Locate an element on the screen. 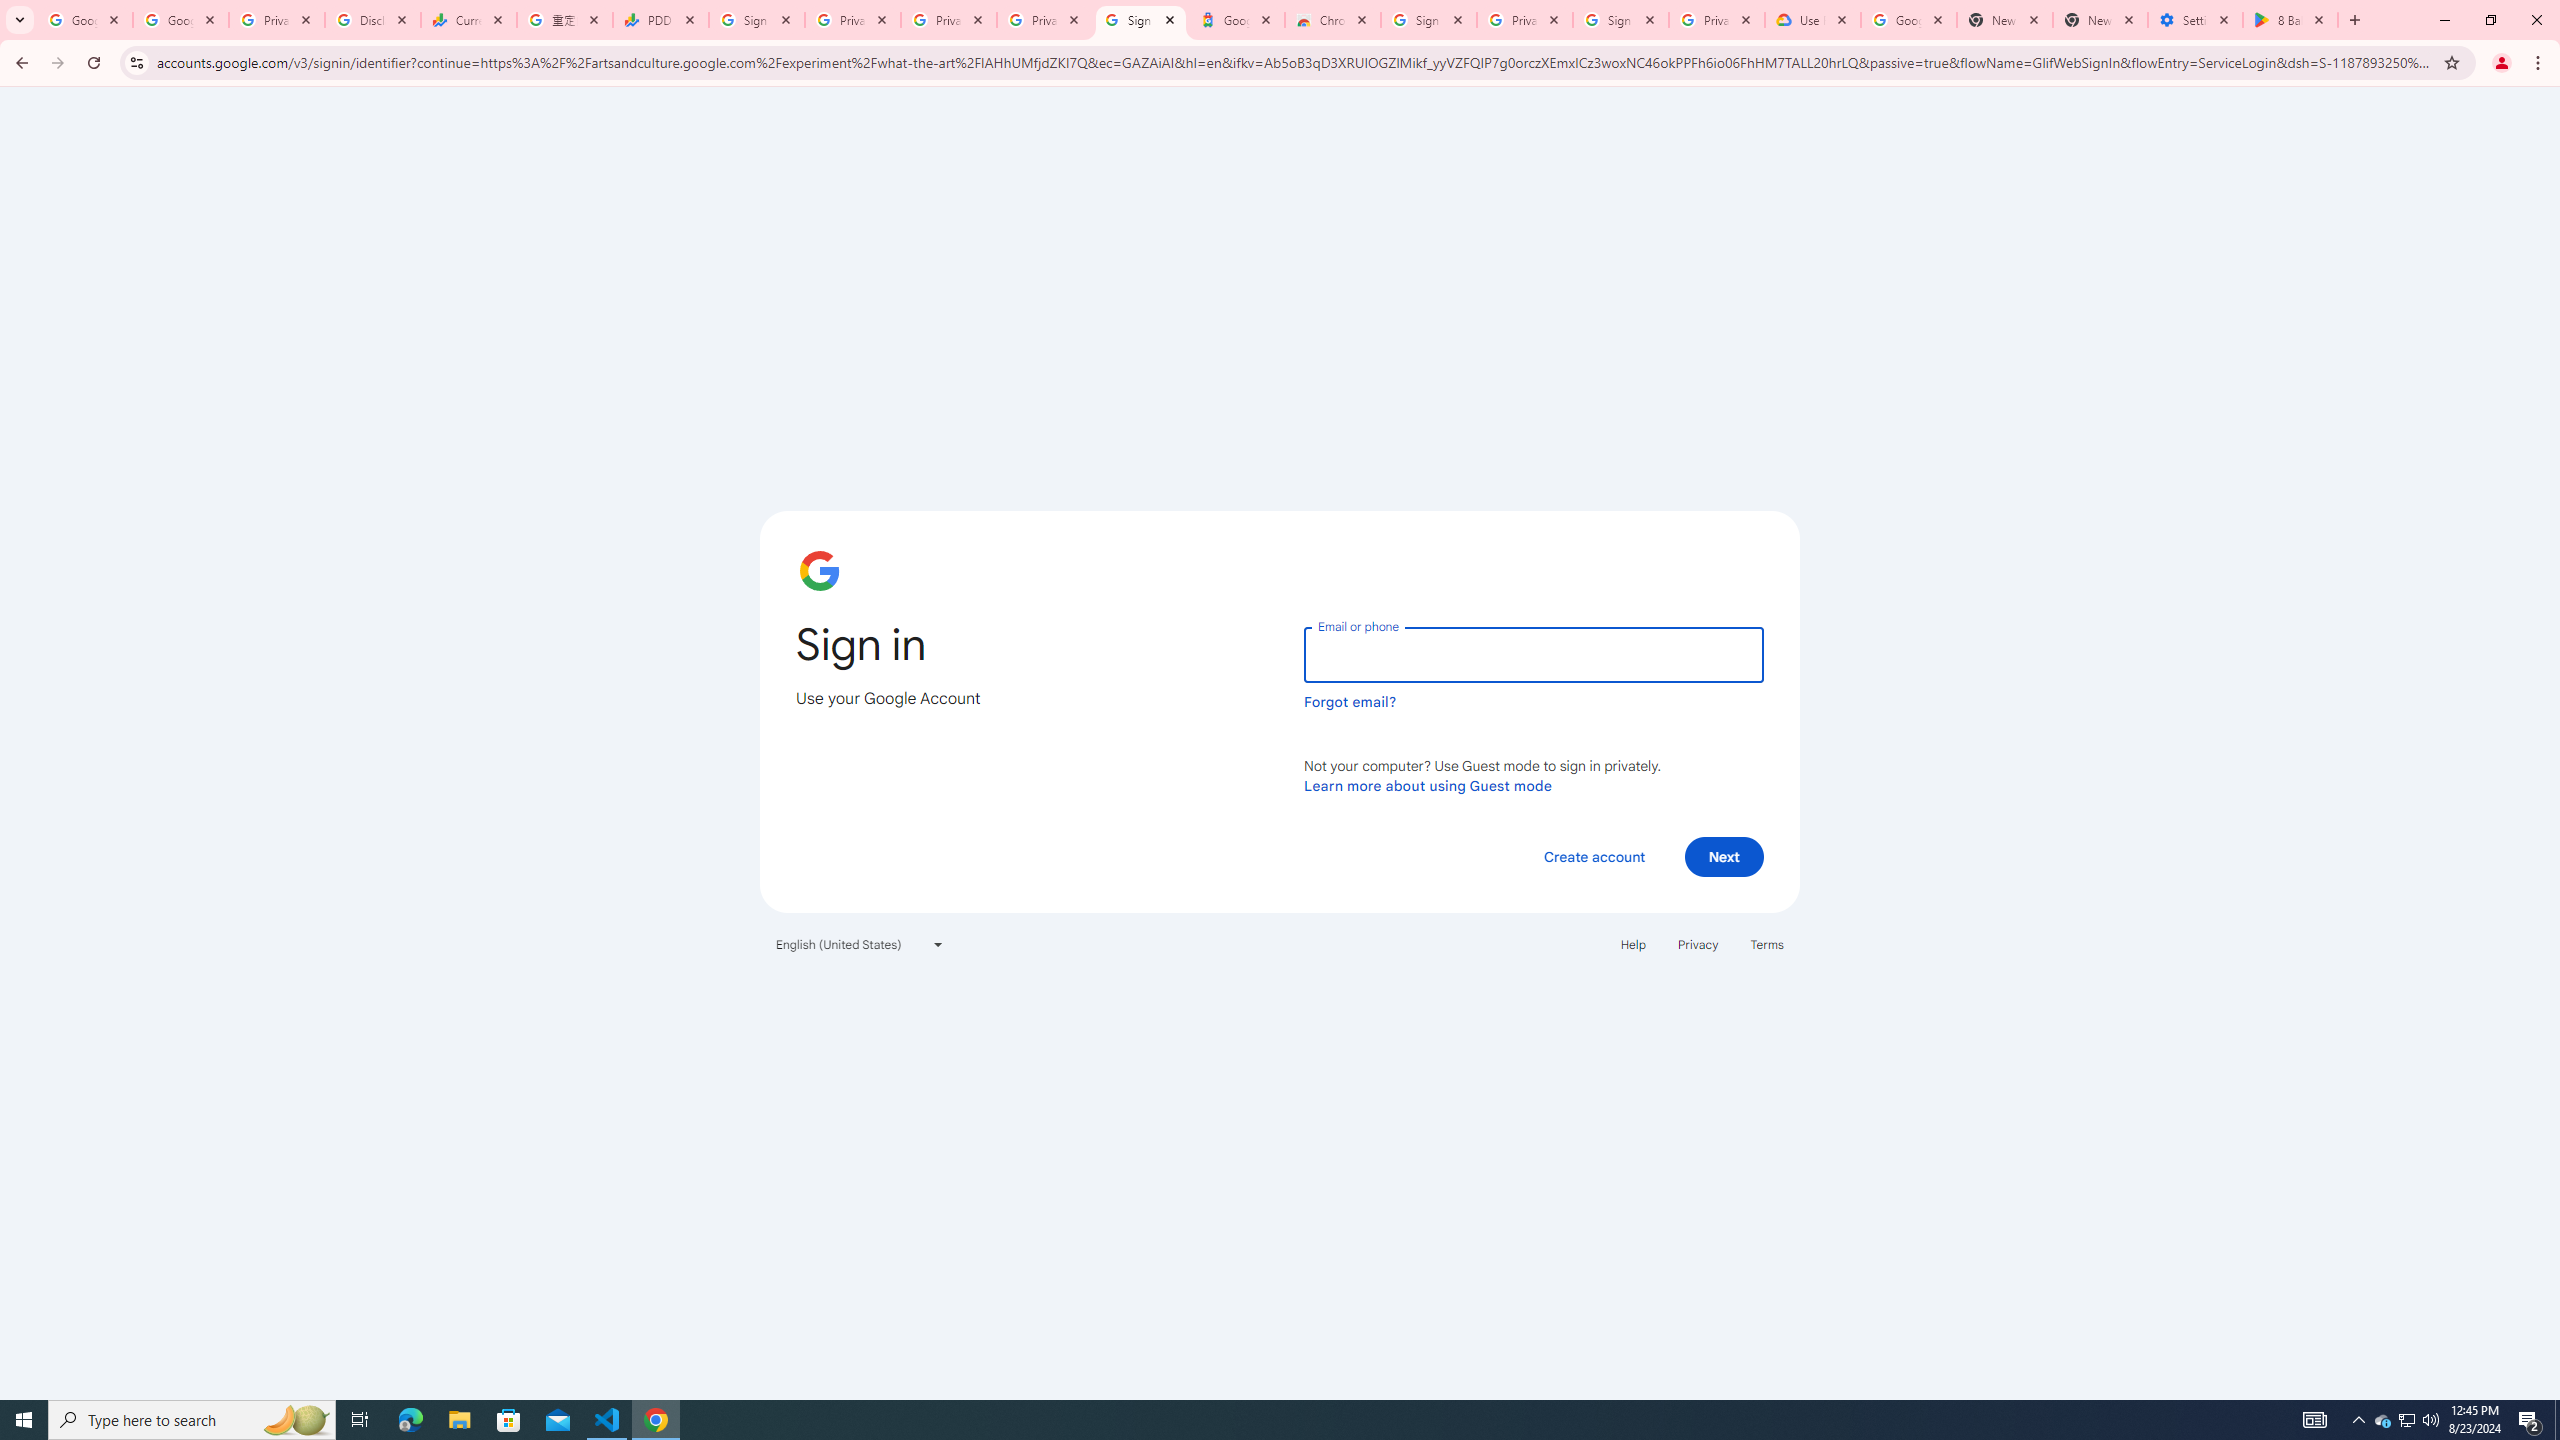  'New Tab' is located at coordinates (2099, 19).